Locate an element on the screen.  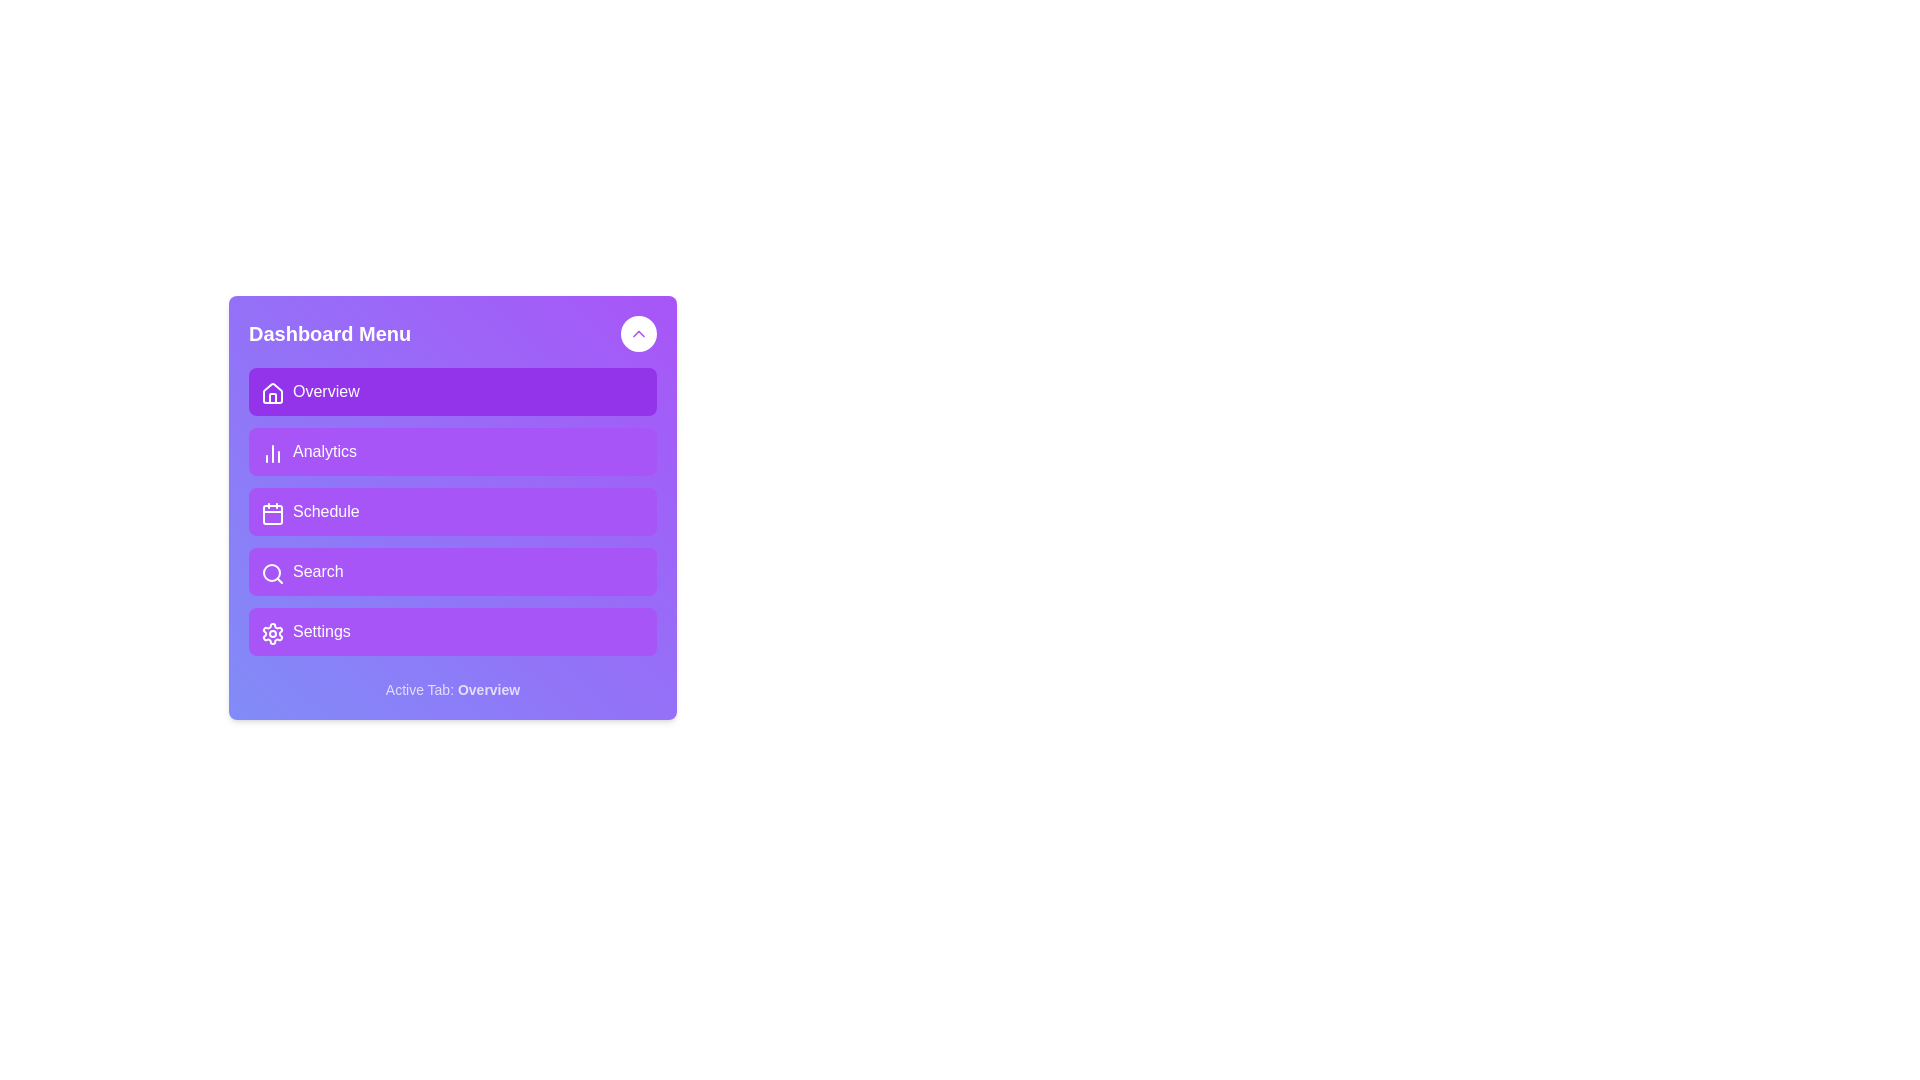
the house-shaped icon located at the top of the list within the 'Dashboard Menu', specifically to the left of the text 'Overview' is located at coordinates (272, 393).